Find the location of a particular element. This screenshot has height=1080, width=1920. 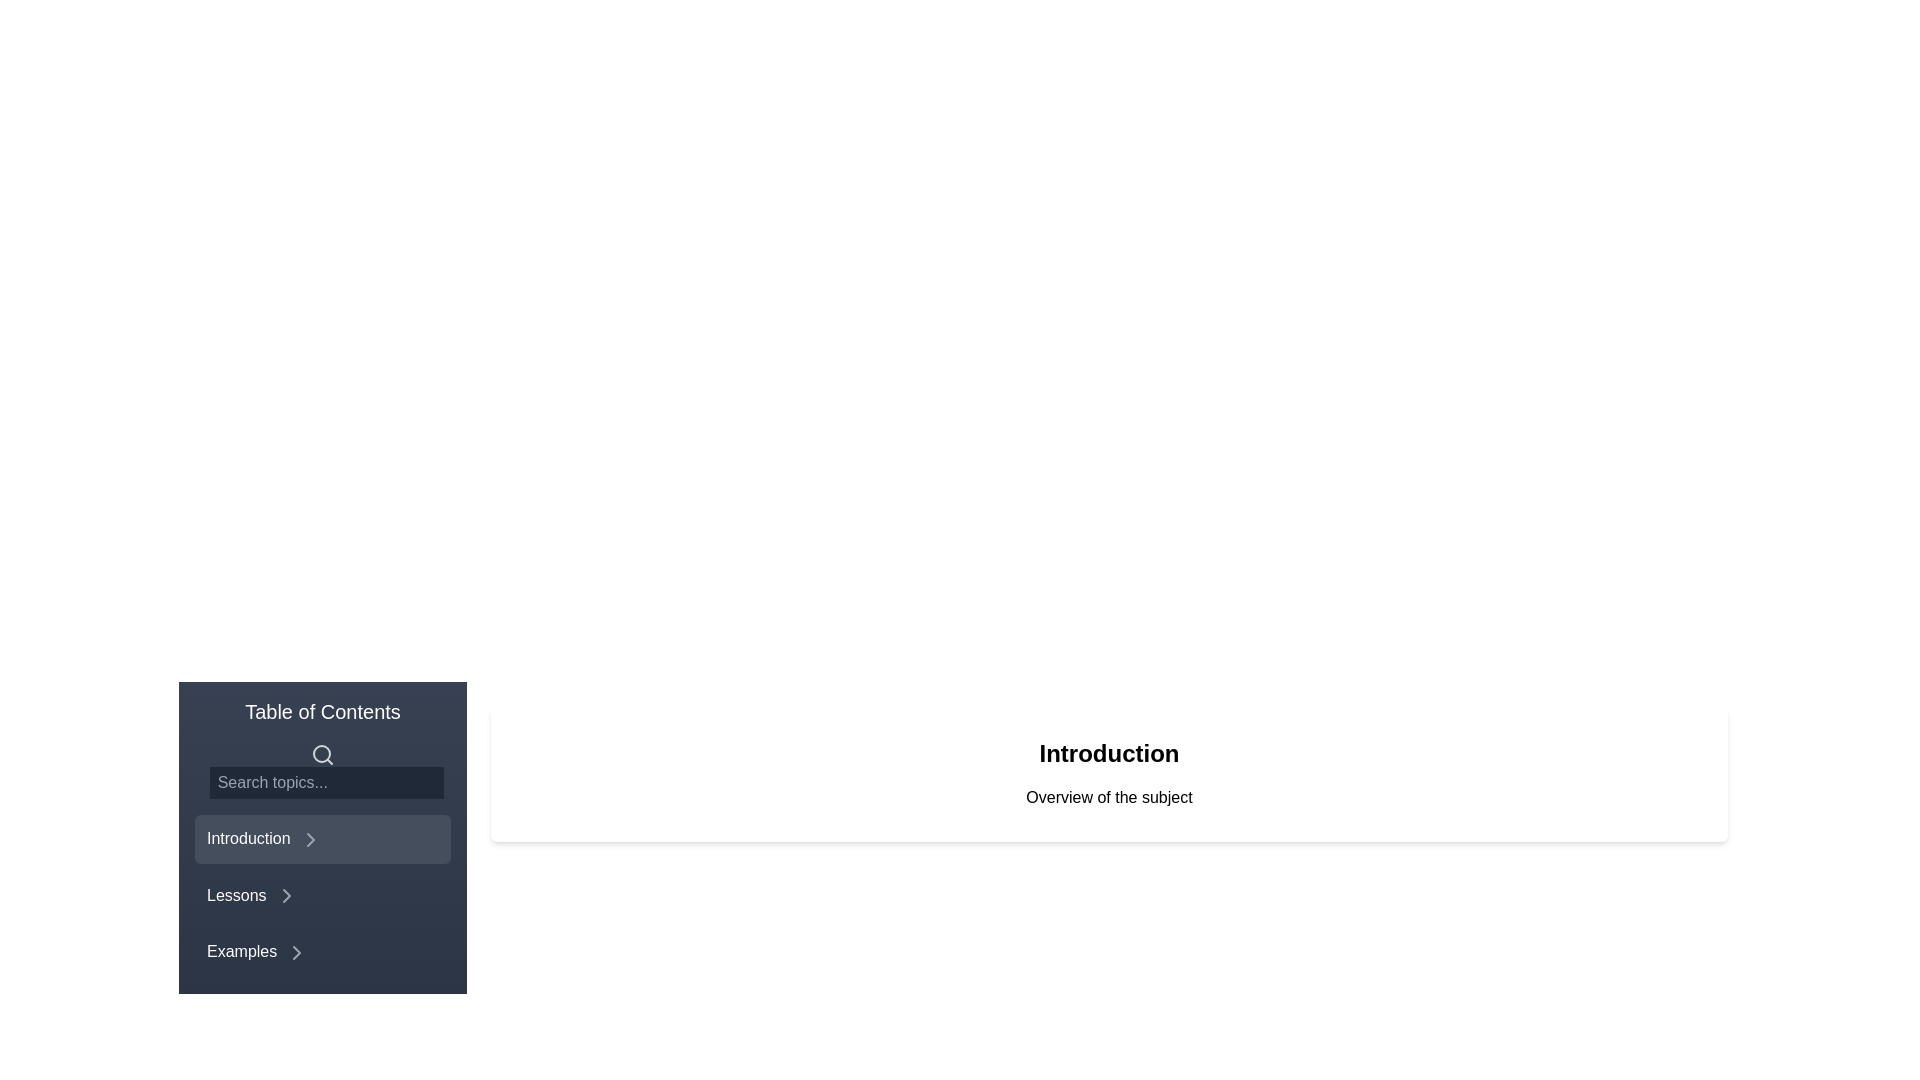

the static text label that provides a brief overview under the 'Introduction' heading is located at coordinates (1108, 797).